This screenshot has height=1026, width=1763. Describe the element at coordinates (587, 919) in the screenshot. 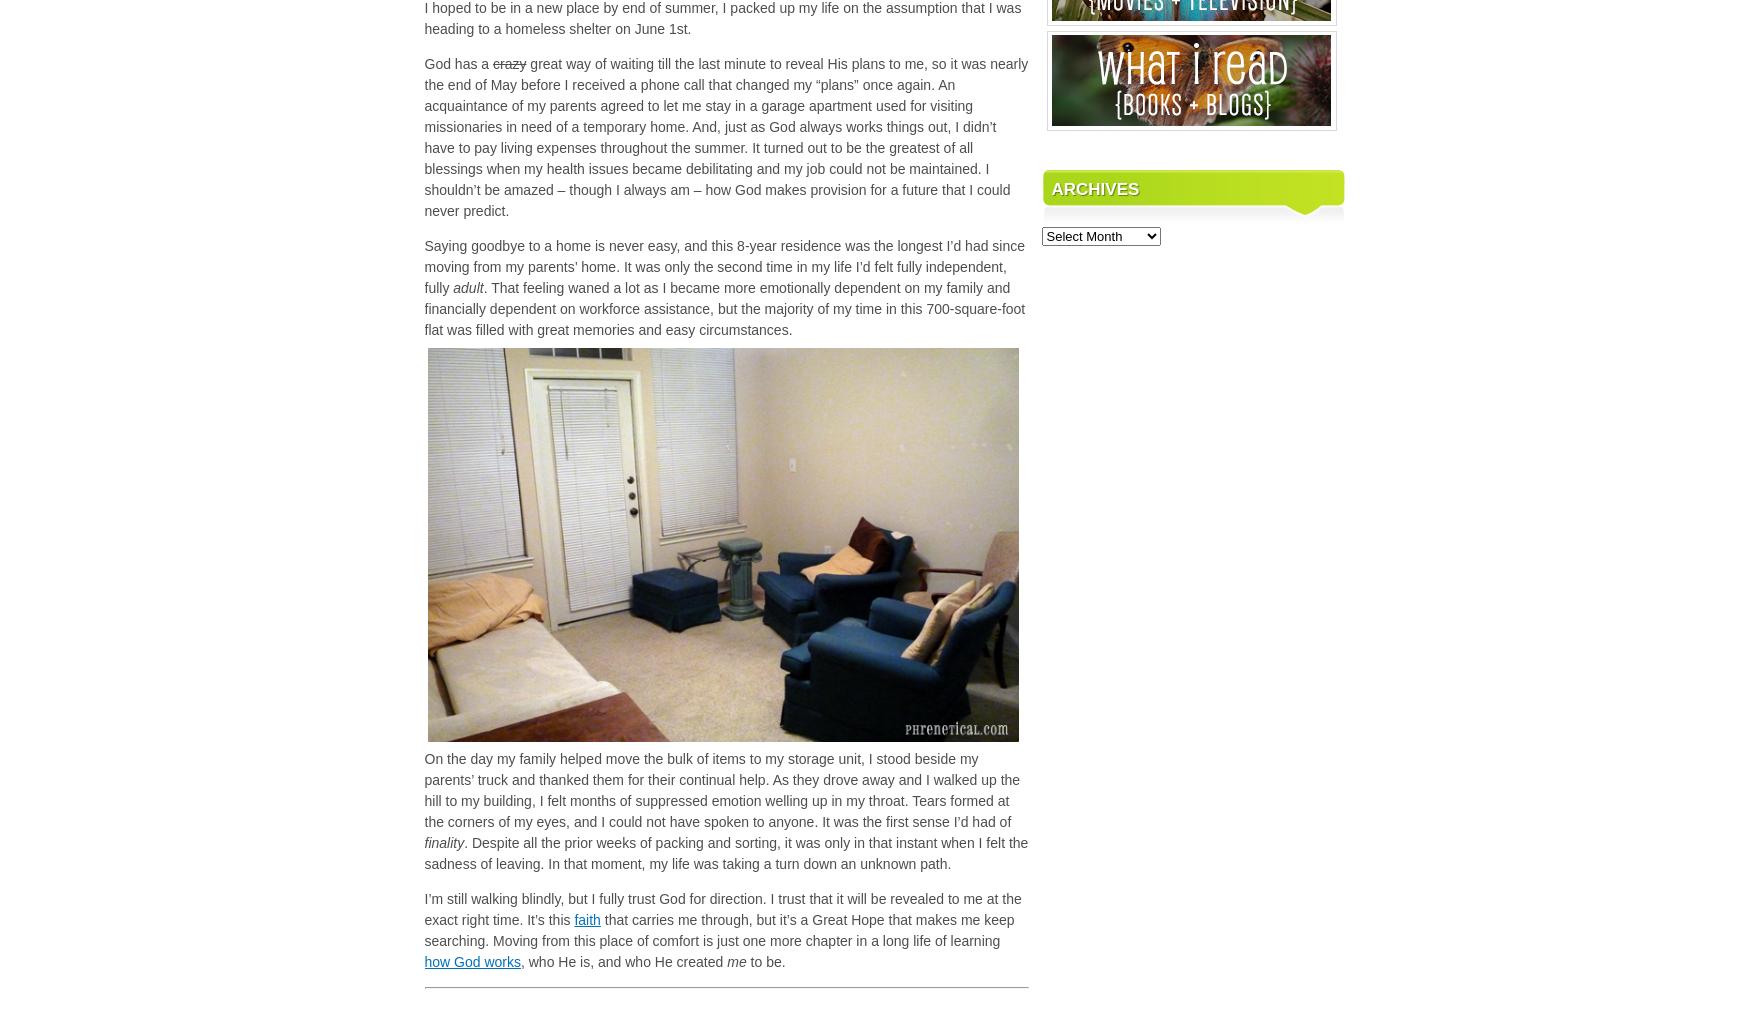

I see `'faith'` at that location.